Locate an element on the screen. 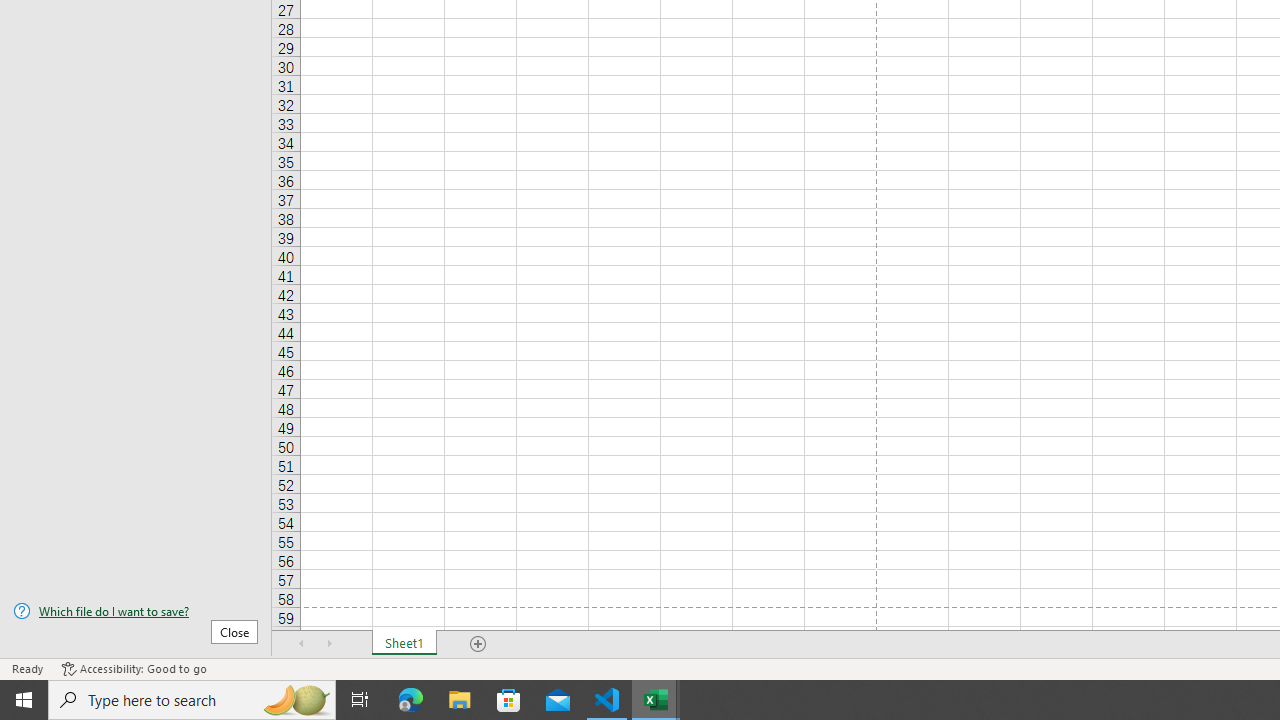 The height and width of the screenshot is (720, 1280). 'Sheet1' is located at coordinates (403, 644).